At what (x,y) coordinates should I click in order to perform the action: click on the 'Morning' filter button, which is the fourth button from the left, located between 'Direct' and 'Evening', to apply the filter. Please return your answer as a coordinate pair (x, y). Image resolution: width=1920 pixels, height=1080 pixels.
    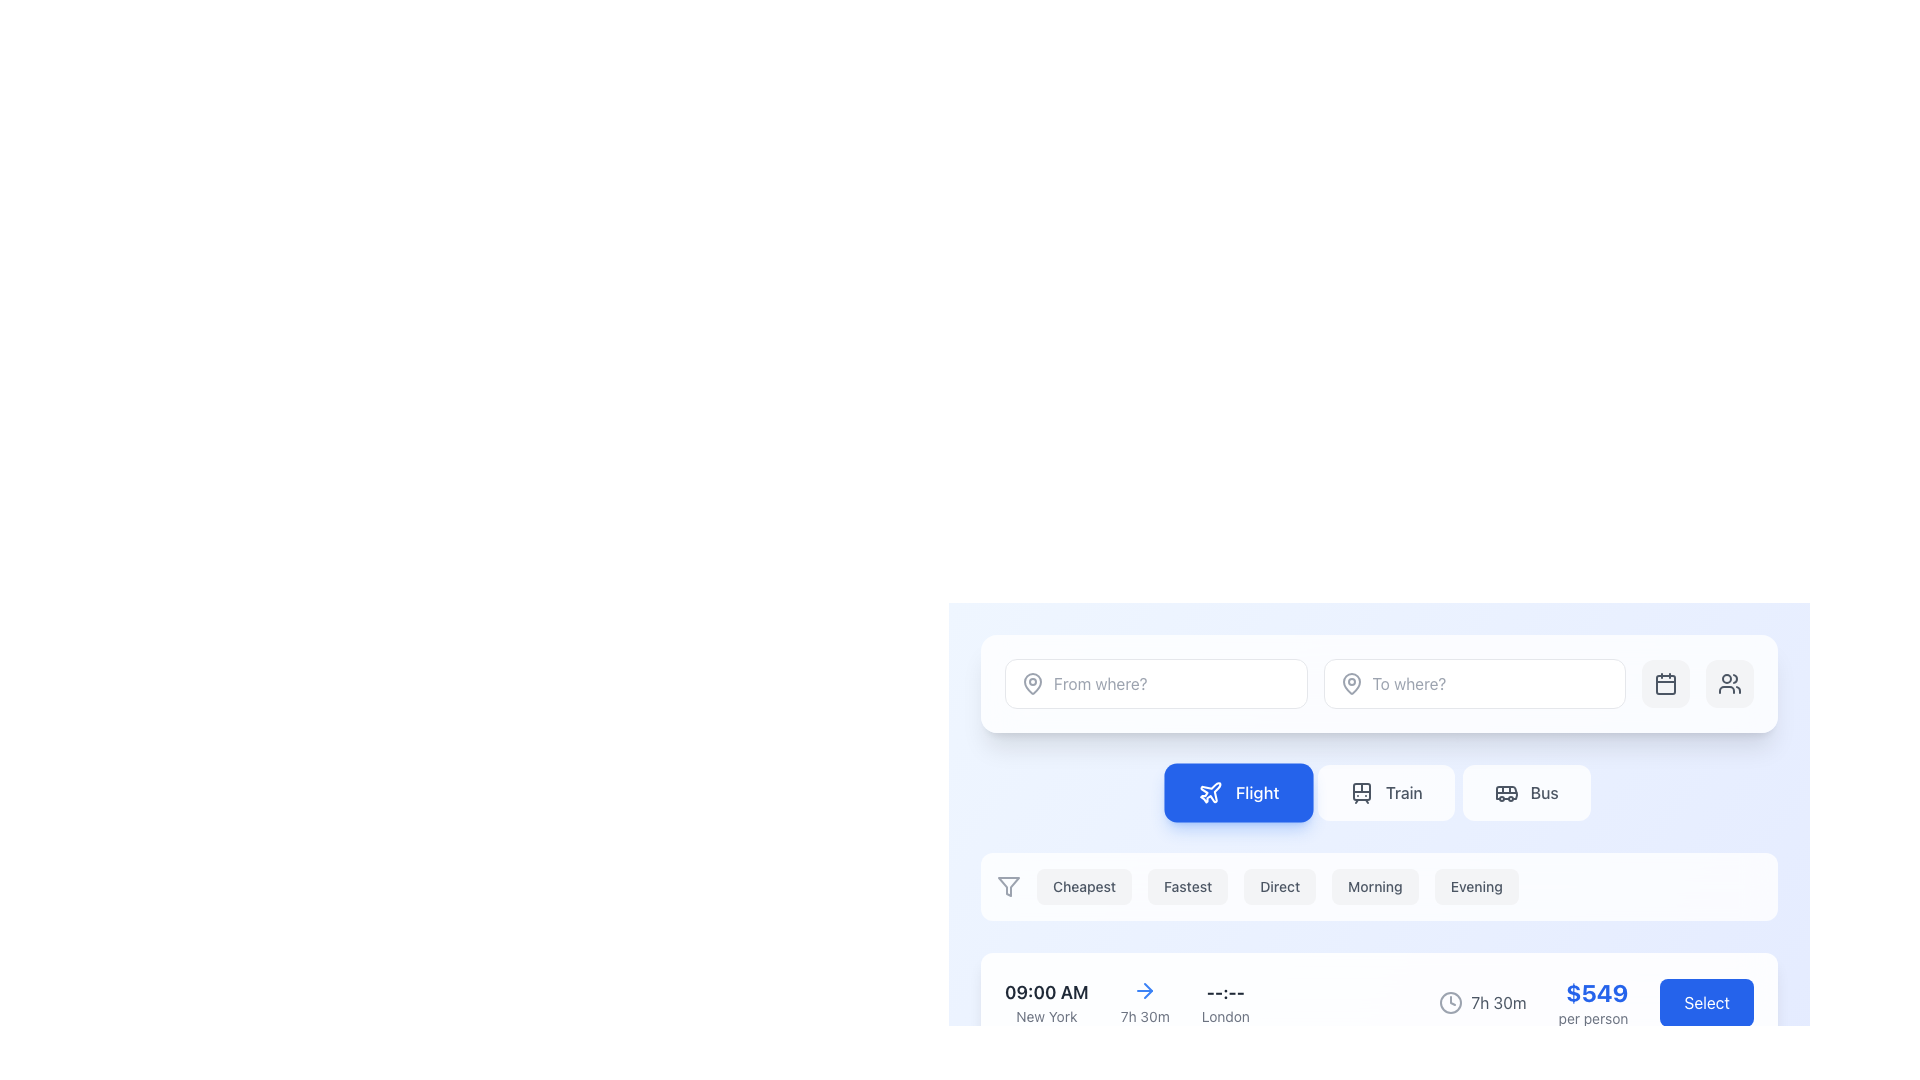
    Looking at the image, I should click on (1378, 886).